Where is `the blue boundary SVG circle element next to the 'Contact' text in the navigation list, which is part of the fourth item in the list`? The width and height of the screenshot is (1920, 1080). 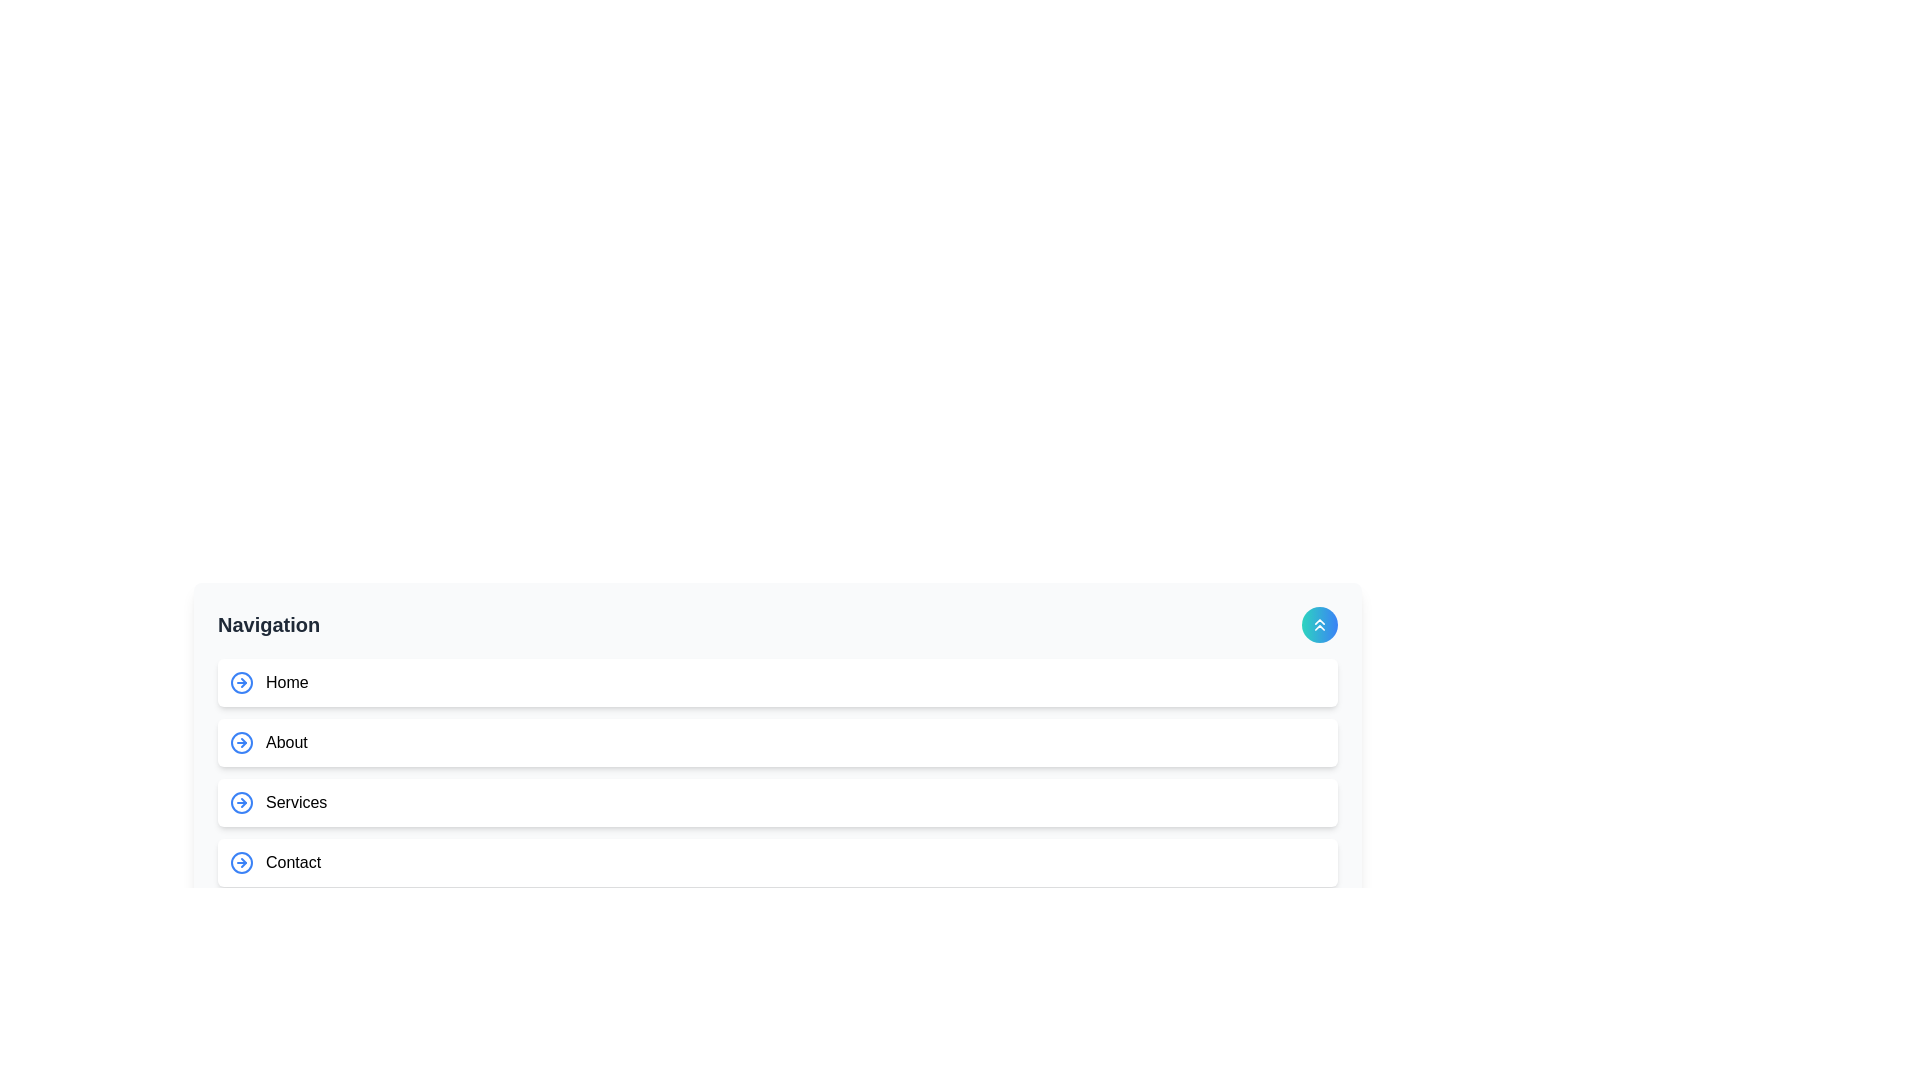
the blue boundary SVG circle element next to the 'Contact' text in the navigation list, which is part of the fourth item in the list is located at coordinates (240, 862).